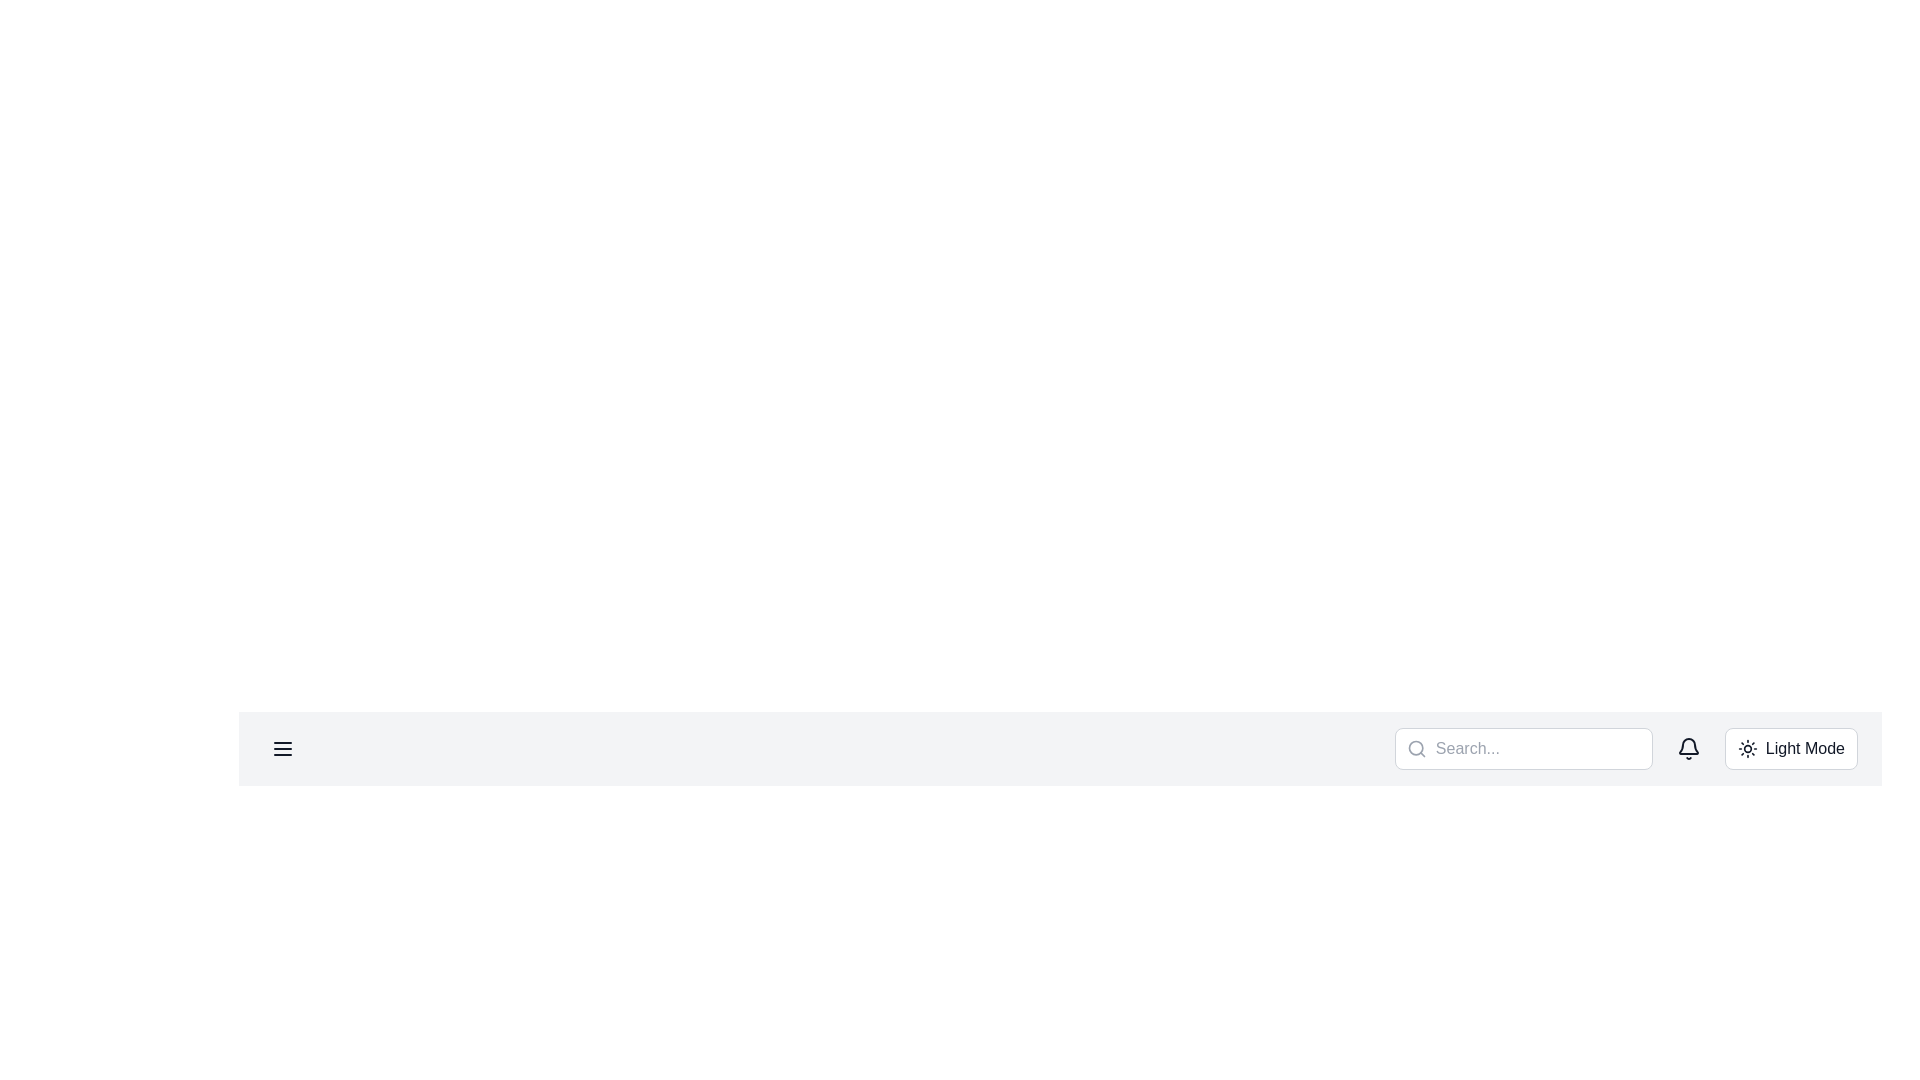 The height and width of the screenshot is (1080, 1920). Describe the element at coordinates (282, 748) in the screenshot. I see `the menu toggle icon located at the leftmost end of the top navigation bar` at that location.